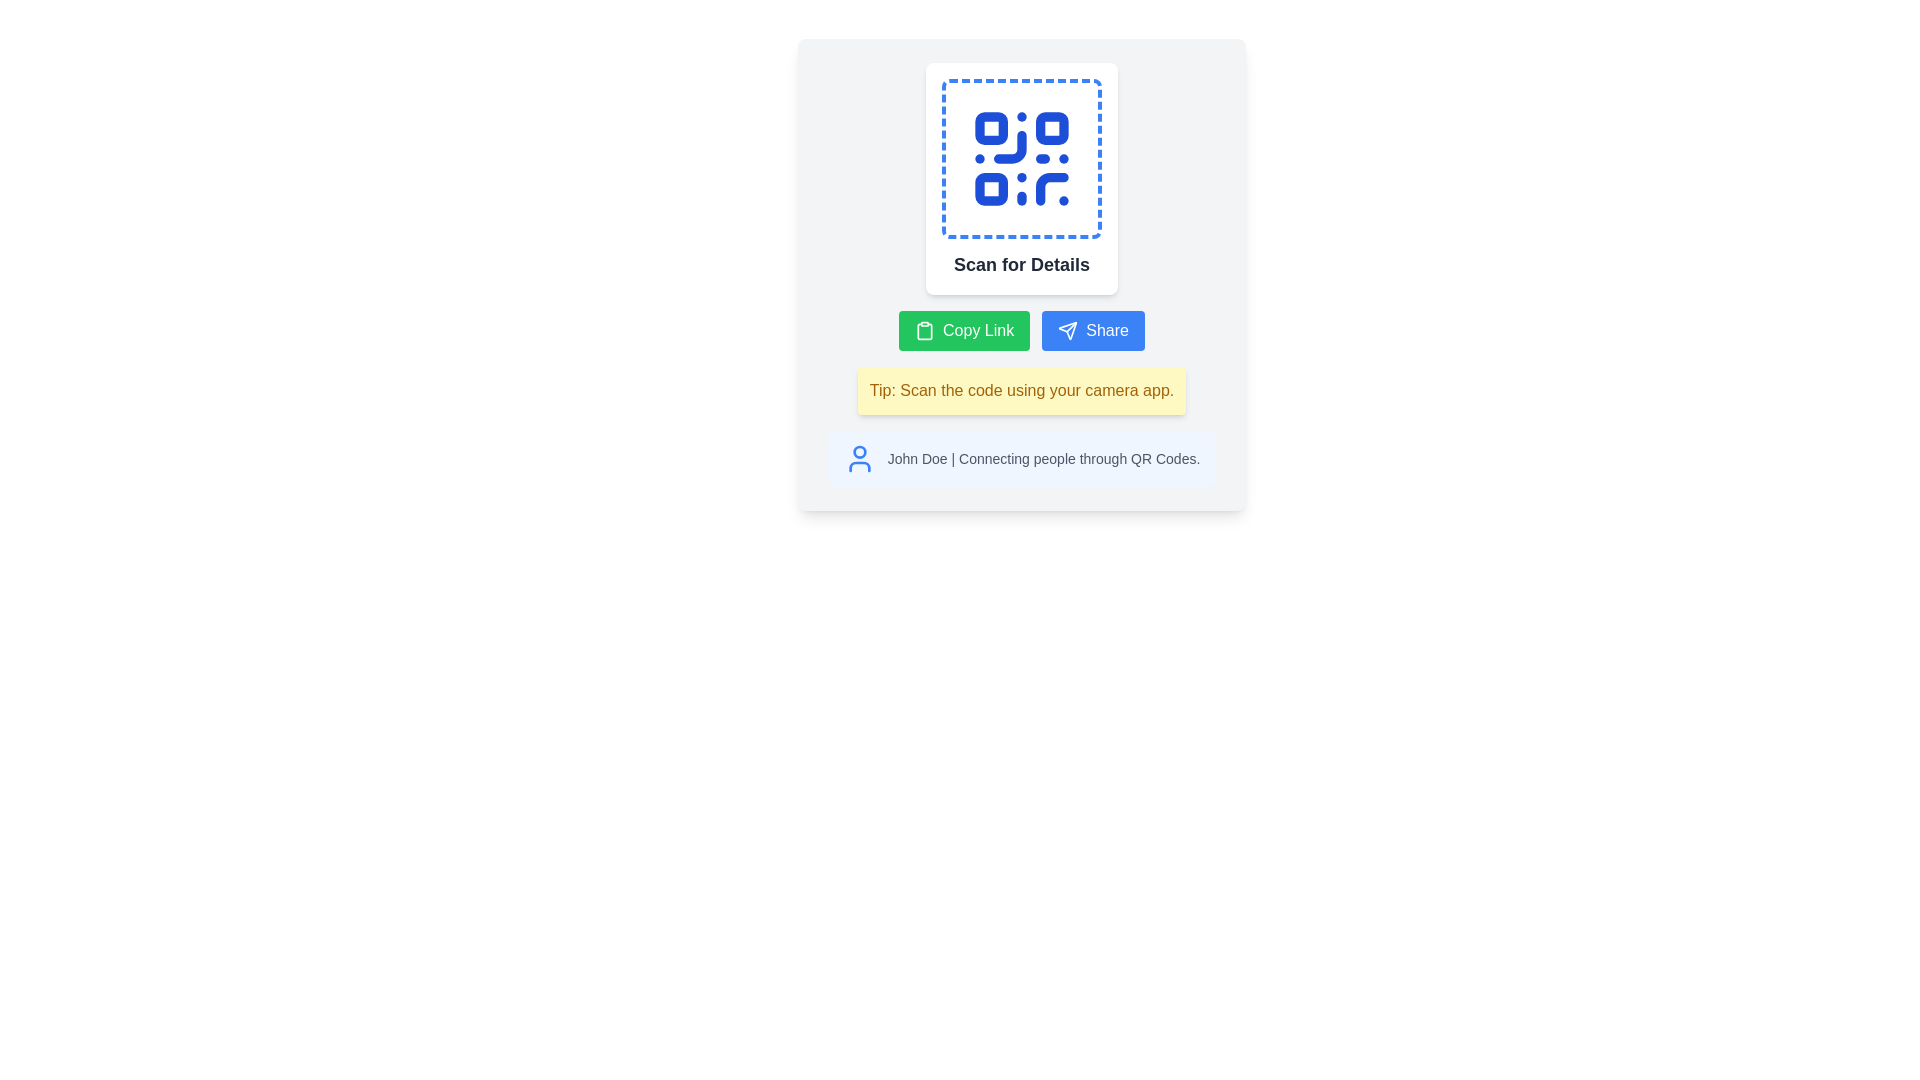 This screenshot has height=1080, width=1920. I want to click on the first graphical component in the upper-left section of the QR code that contributes to its visual encoding, so click(991, 128).